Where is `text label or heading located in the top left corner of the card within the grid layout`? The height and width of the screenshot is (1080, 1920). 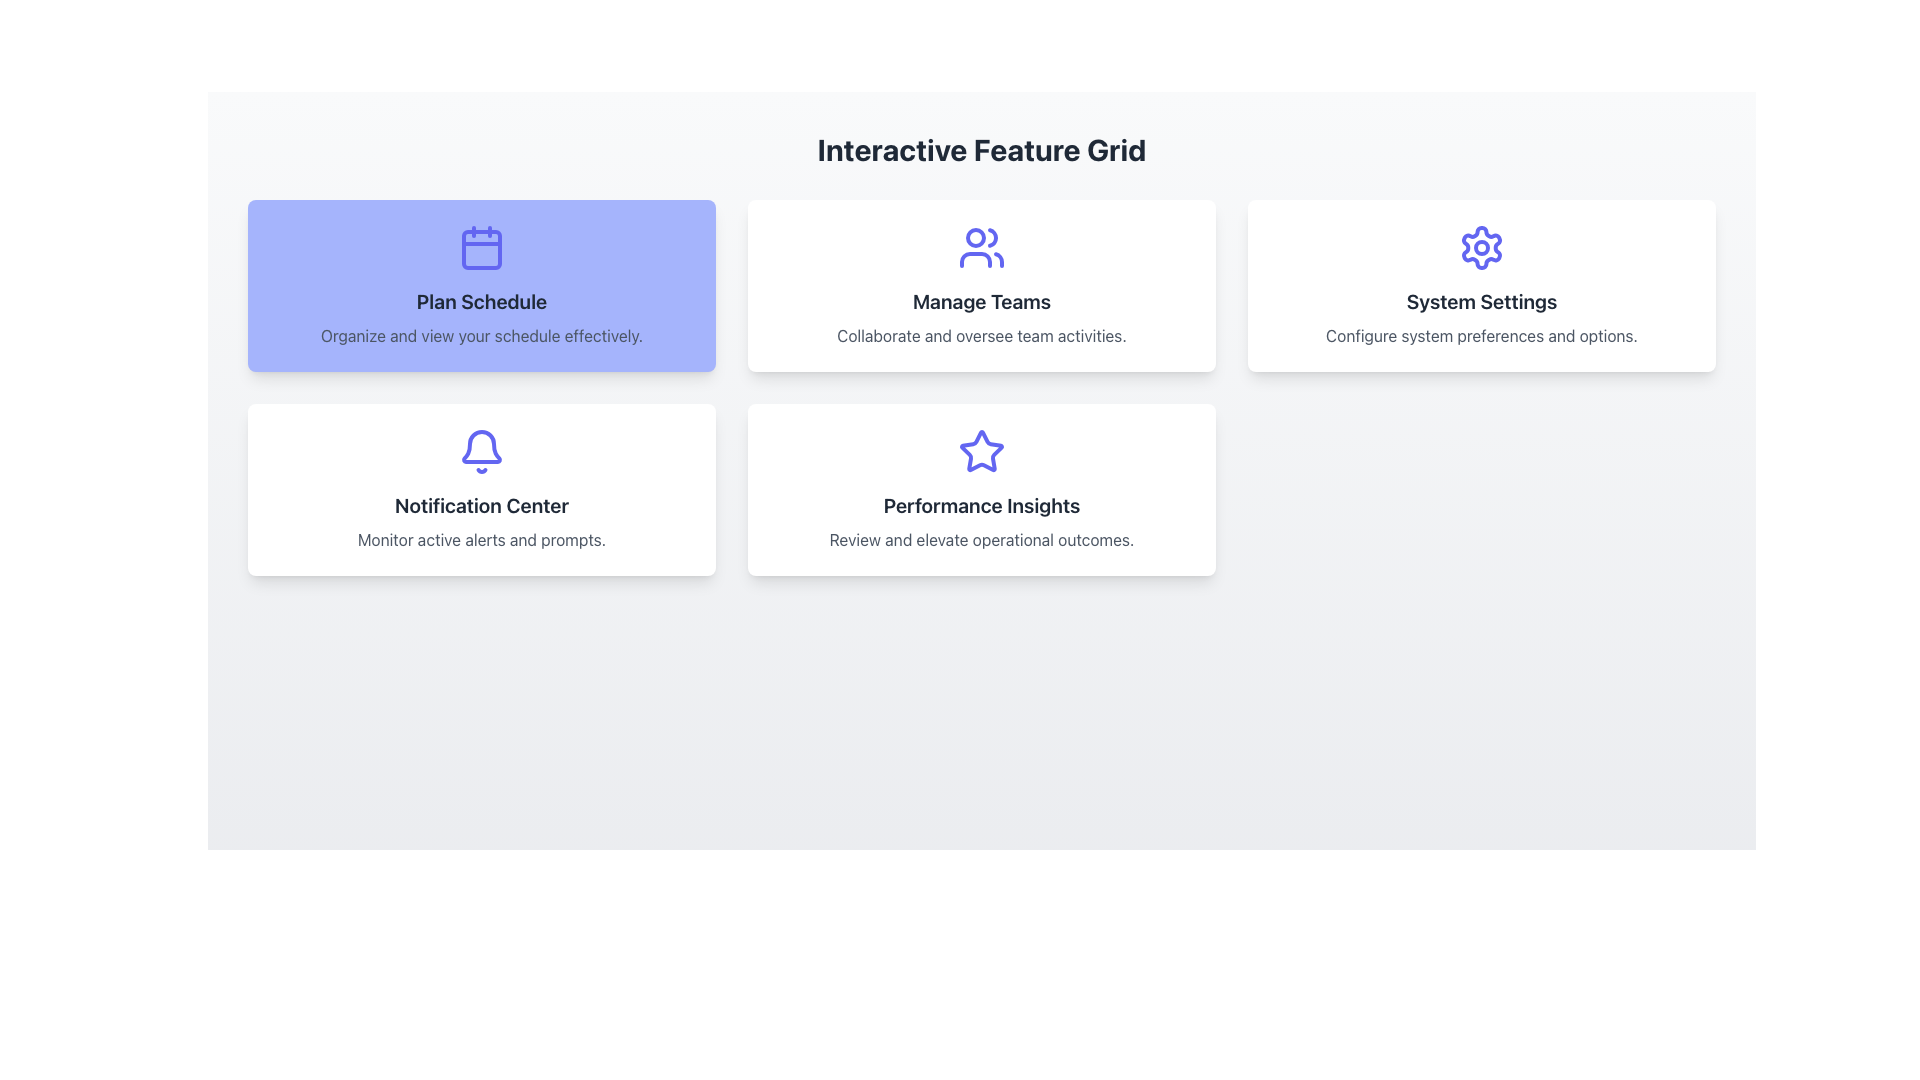 text label or heading located in the top left corner of the card within the grid layout is located at coordinates (481, 301).